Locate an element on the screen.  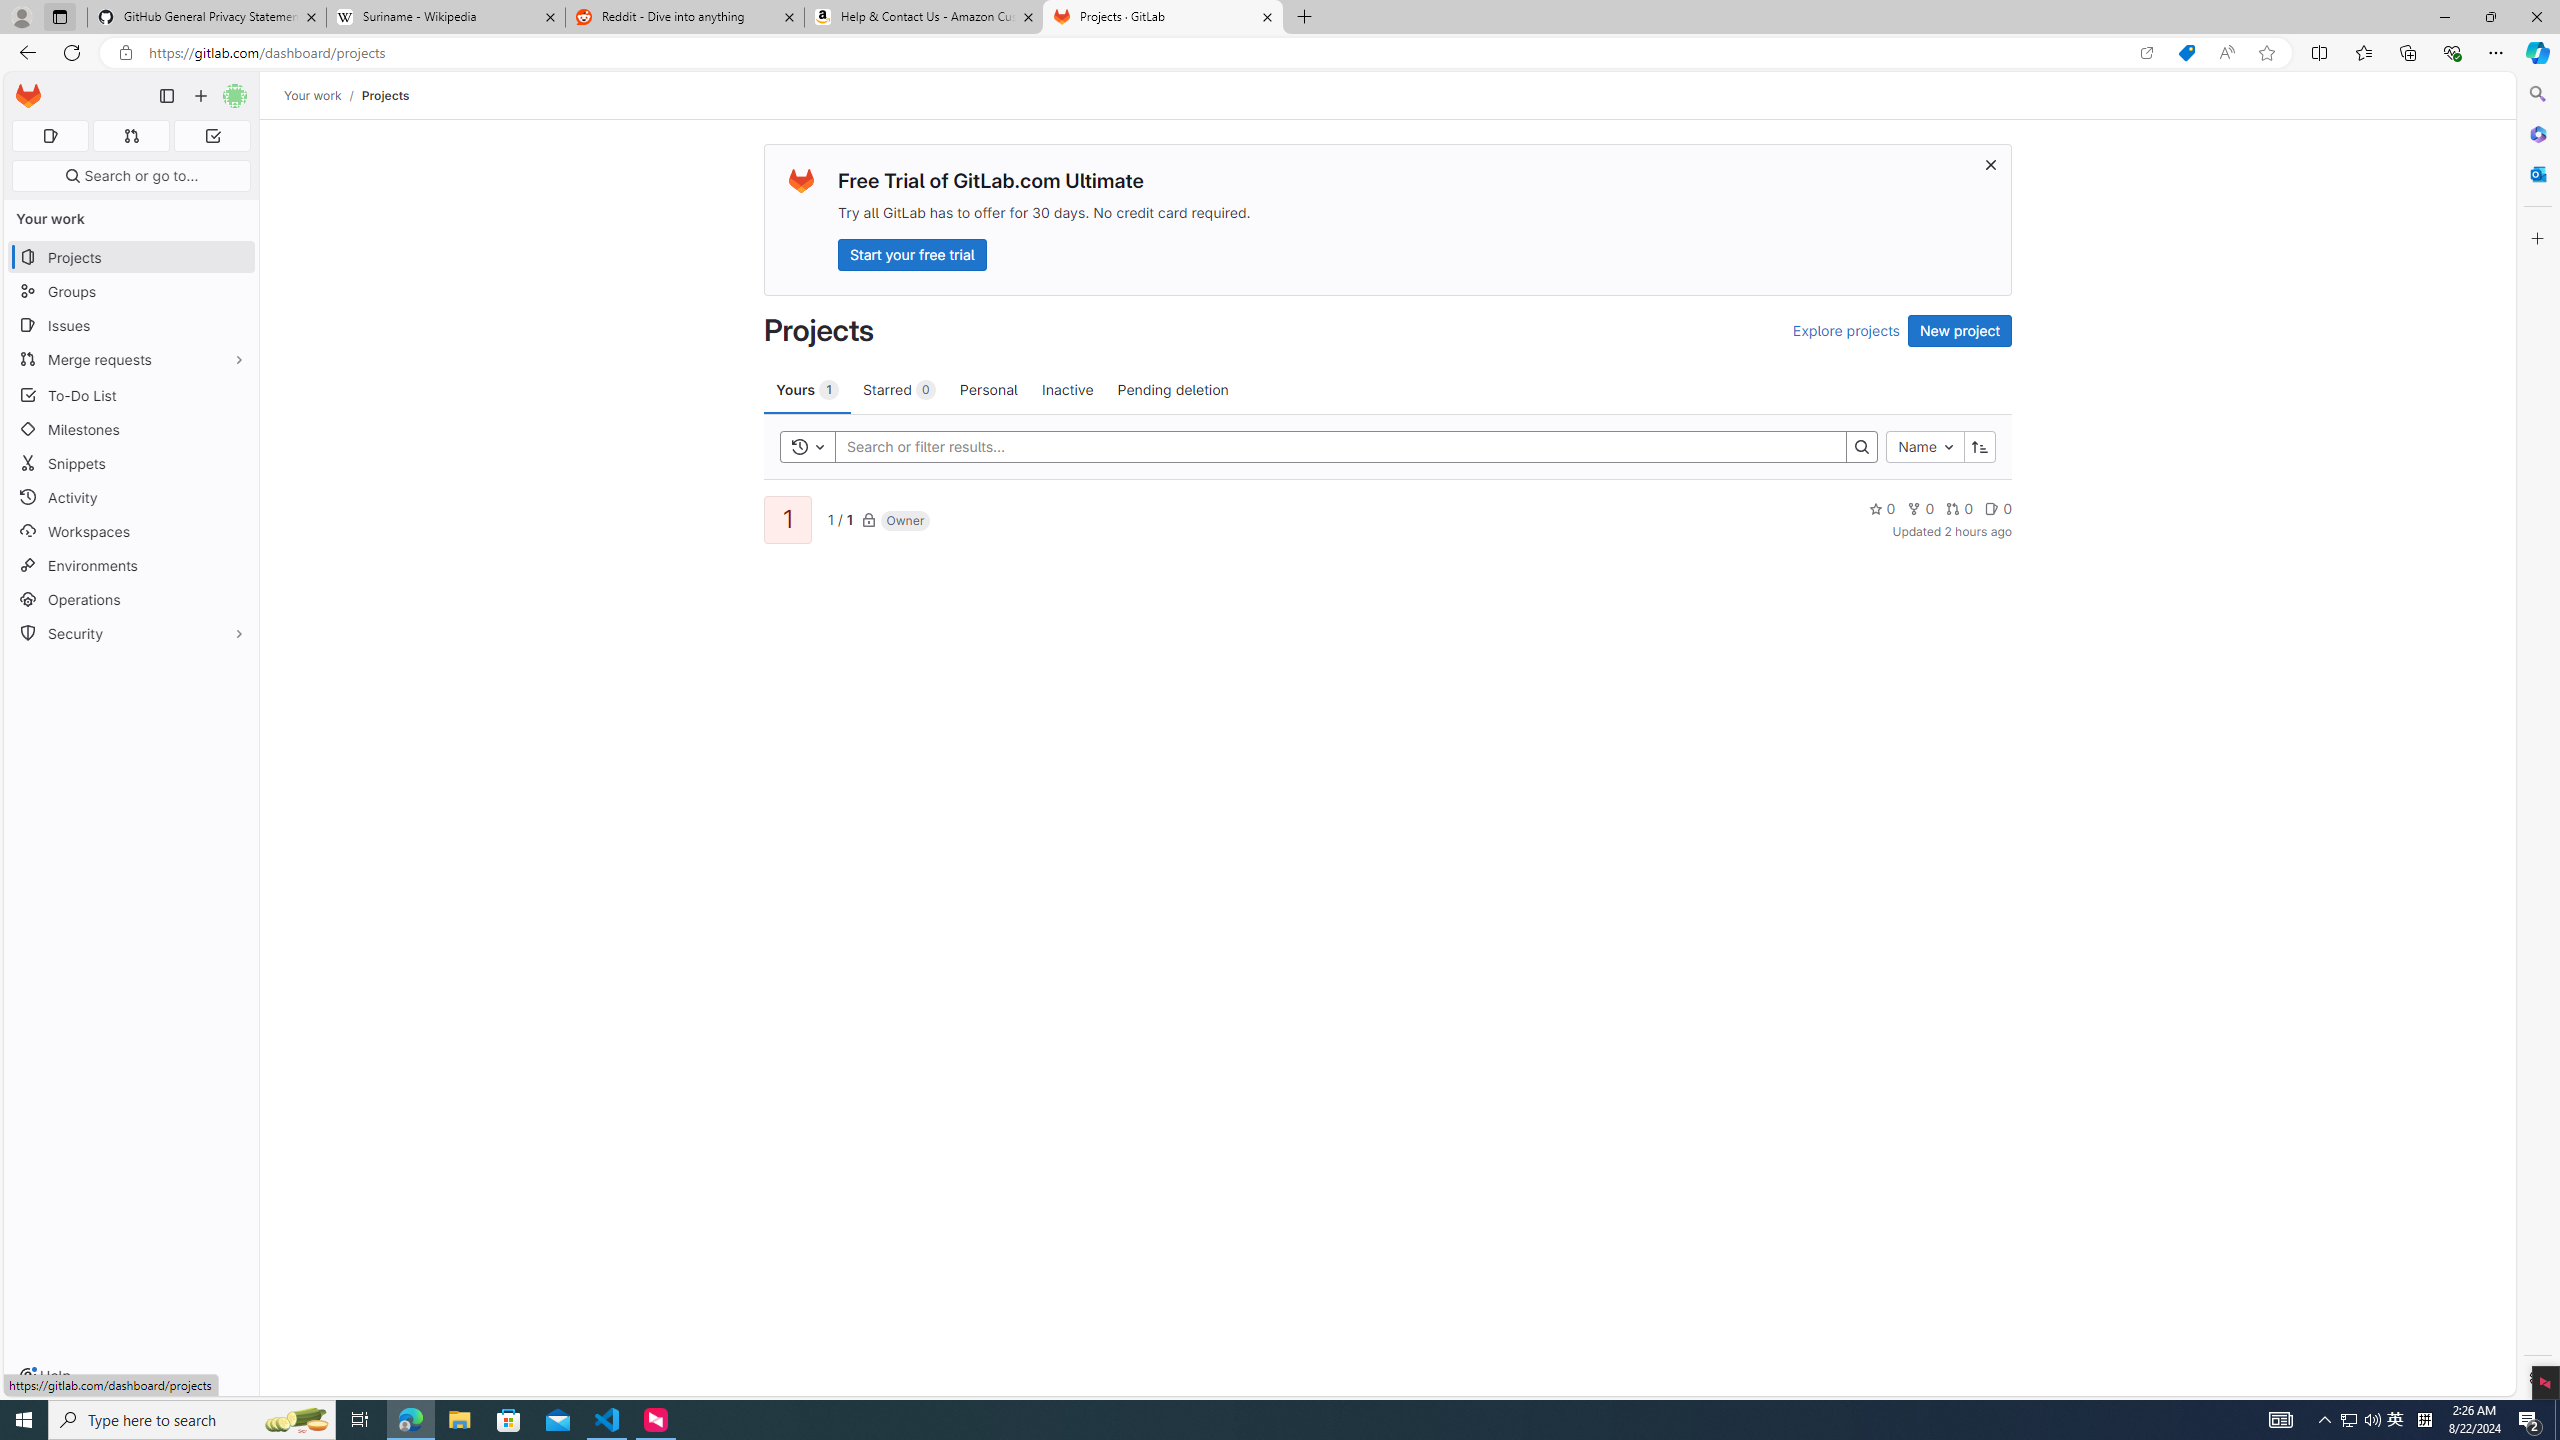
'Security' is located at coordinates (130, 631).